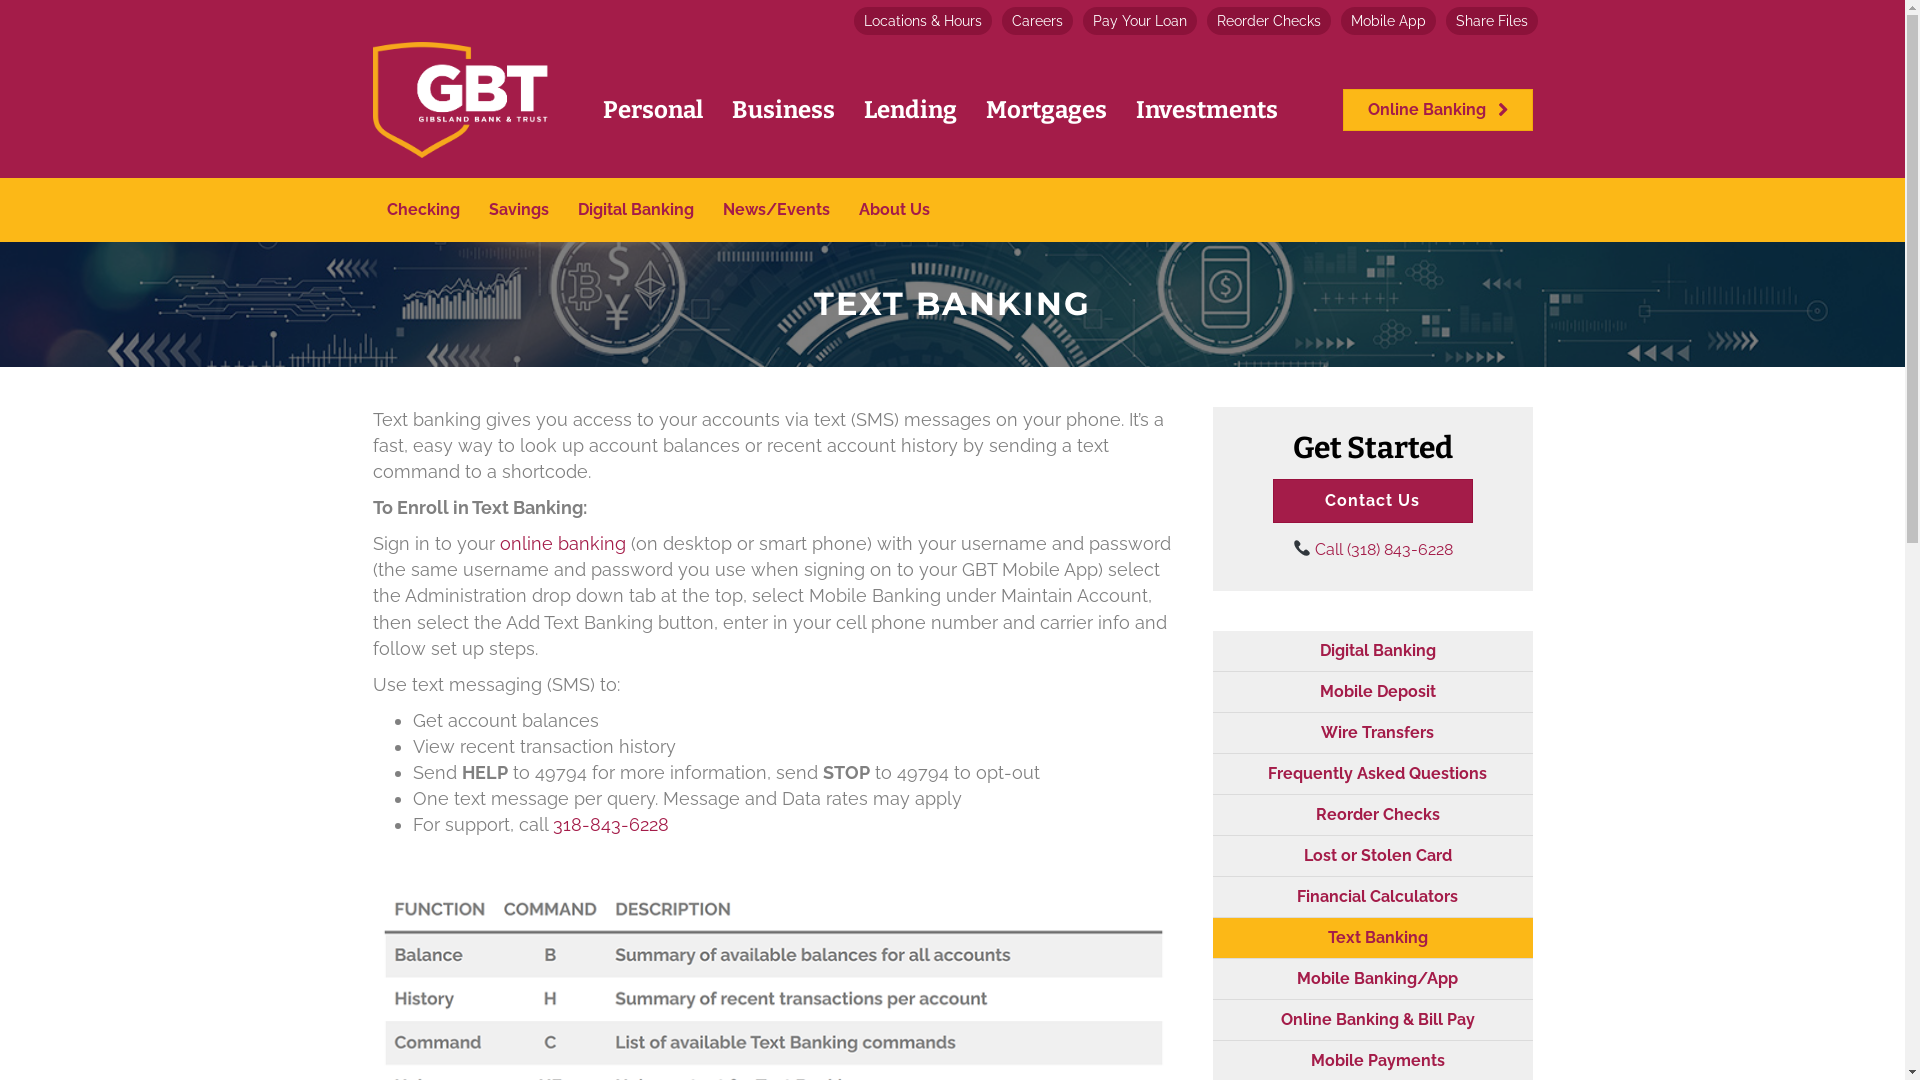 The width and height of the screenshot is (1920, 1080). Describe the element at coordinates (892, 209) in the screenshot. I see `'About Us'` at that location.